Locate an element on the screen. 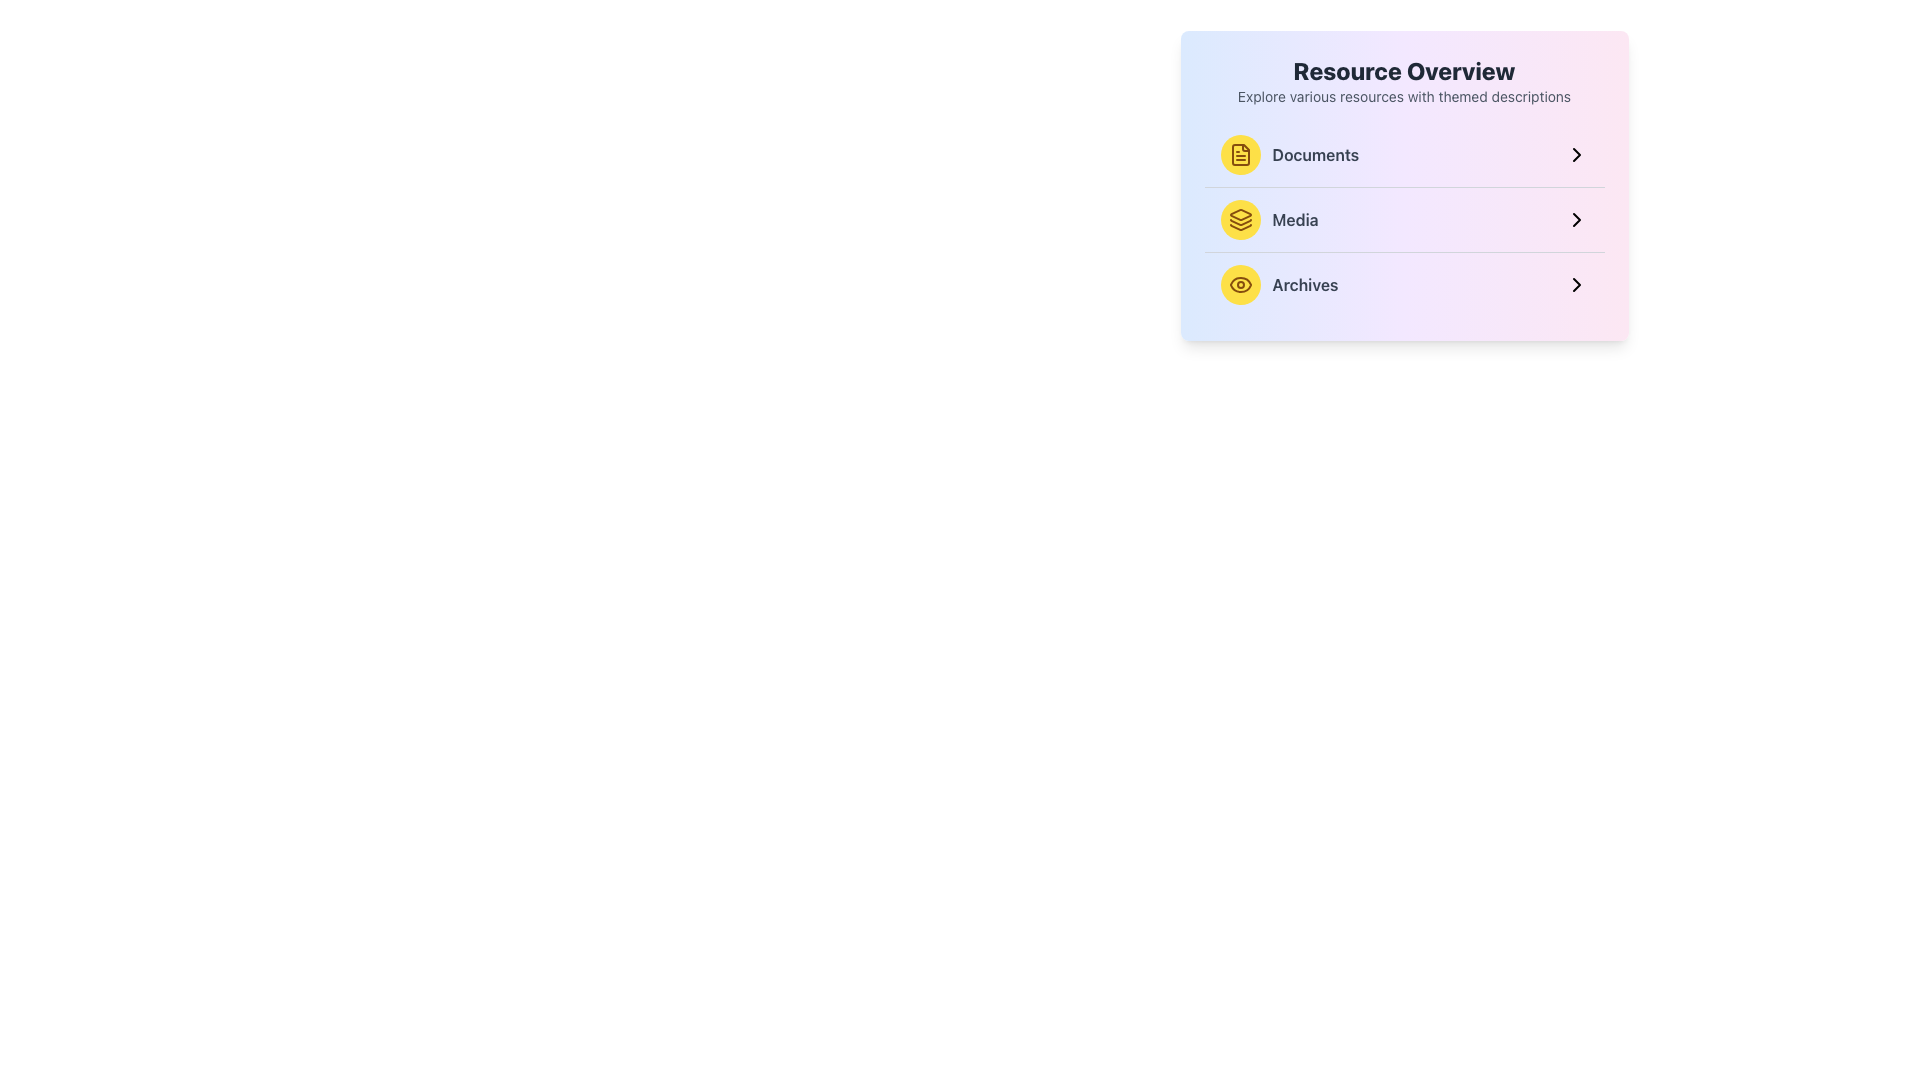 The width and height of the screenshot is (1920, 1080). the second item in the interactive list that leads to the 'Media' subsection is located at coordinates (1403, 219).